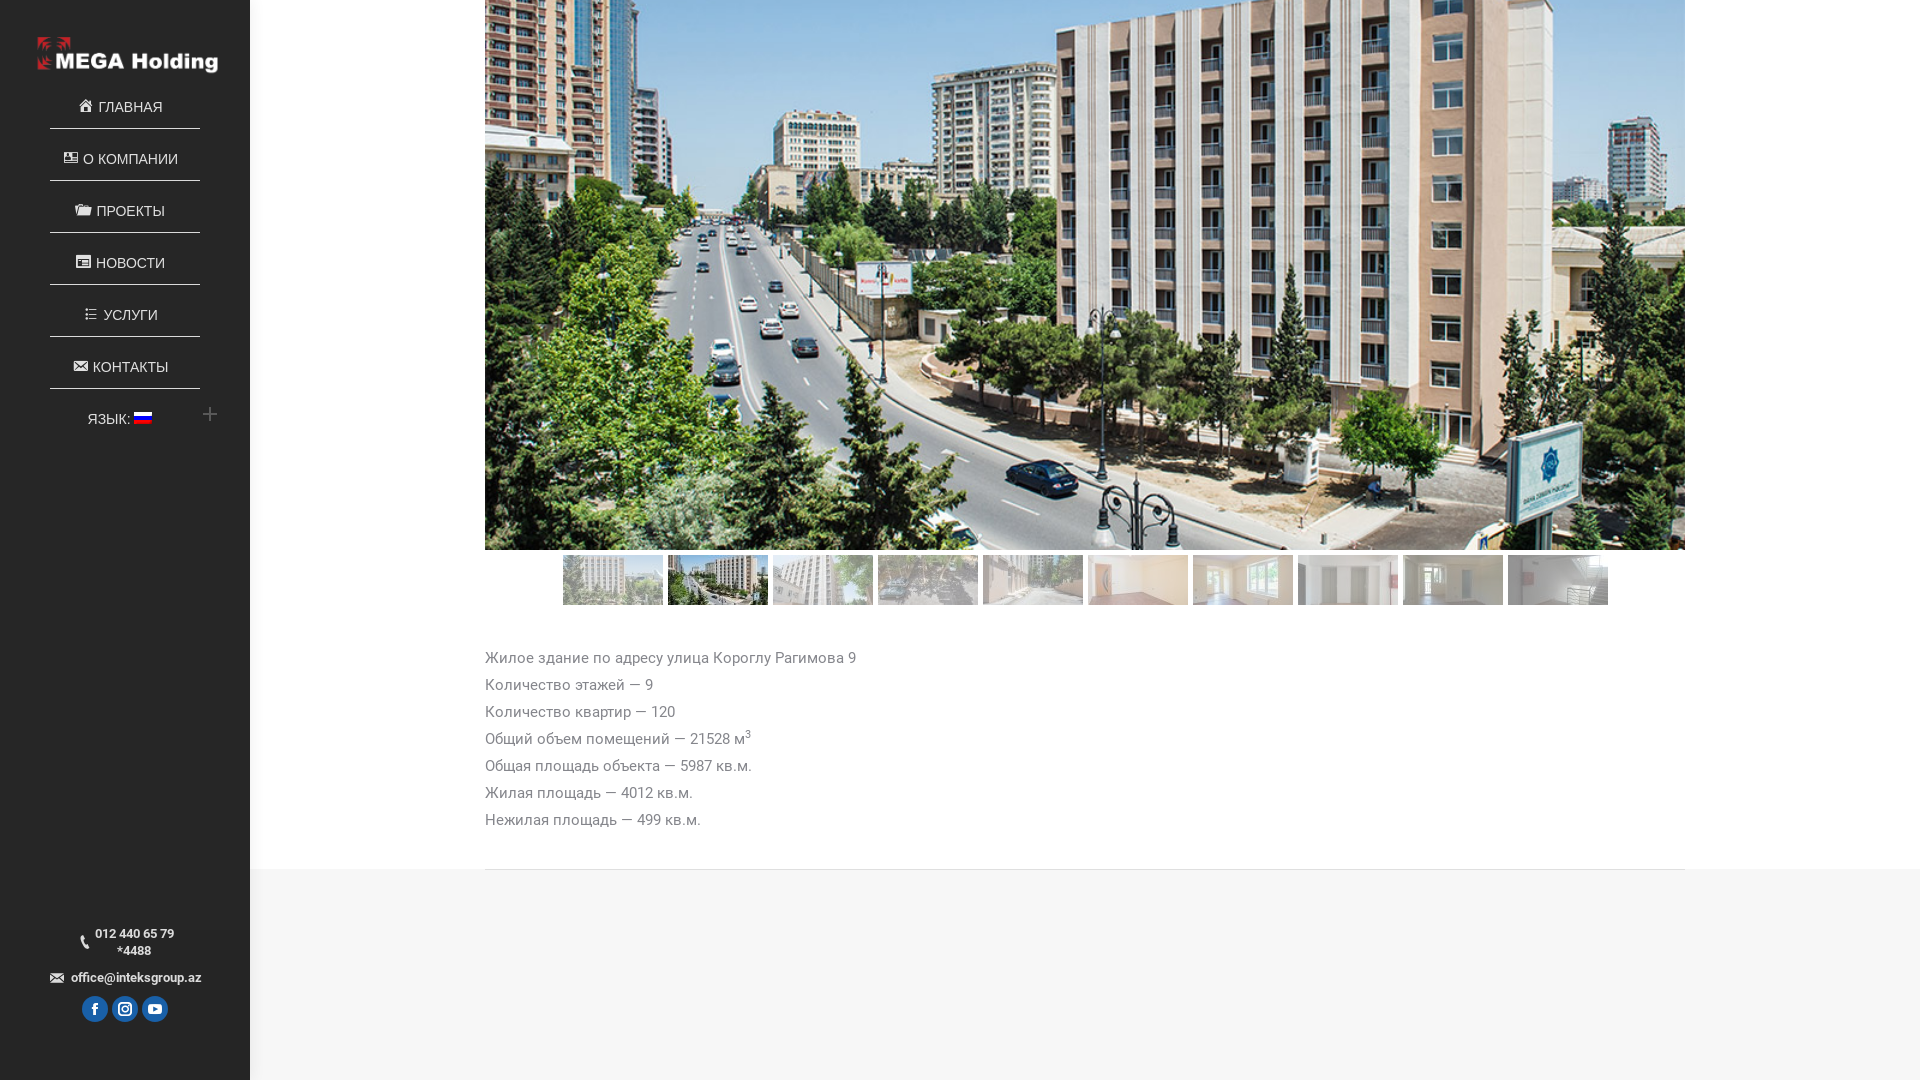 The width and height of the screenshot is (1920, 1080). What do you see at coordinates (123, 1009) in the screenshot?
I see `'Instagram'` at bounding box center [123, 1009].